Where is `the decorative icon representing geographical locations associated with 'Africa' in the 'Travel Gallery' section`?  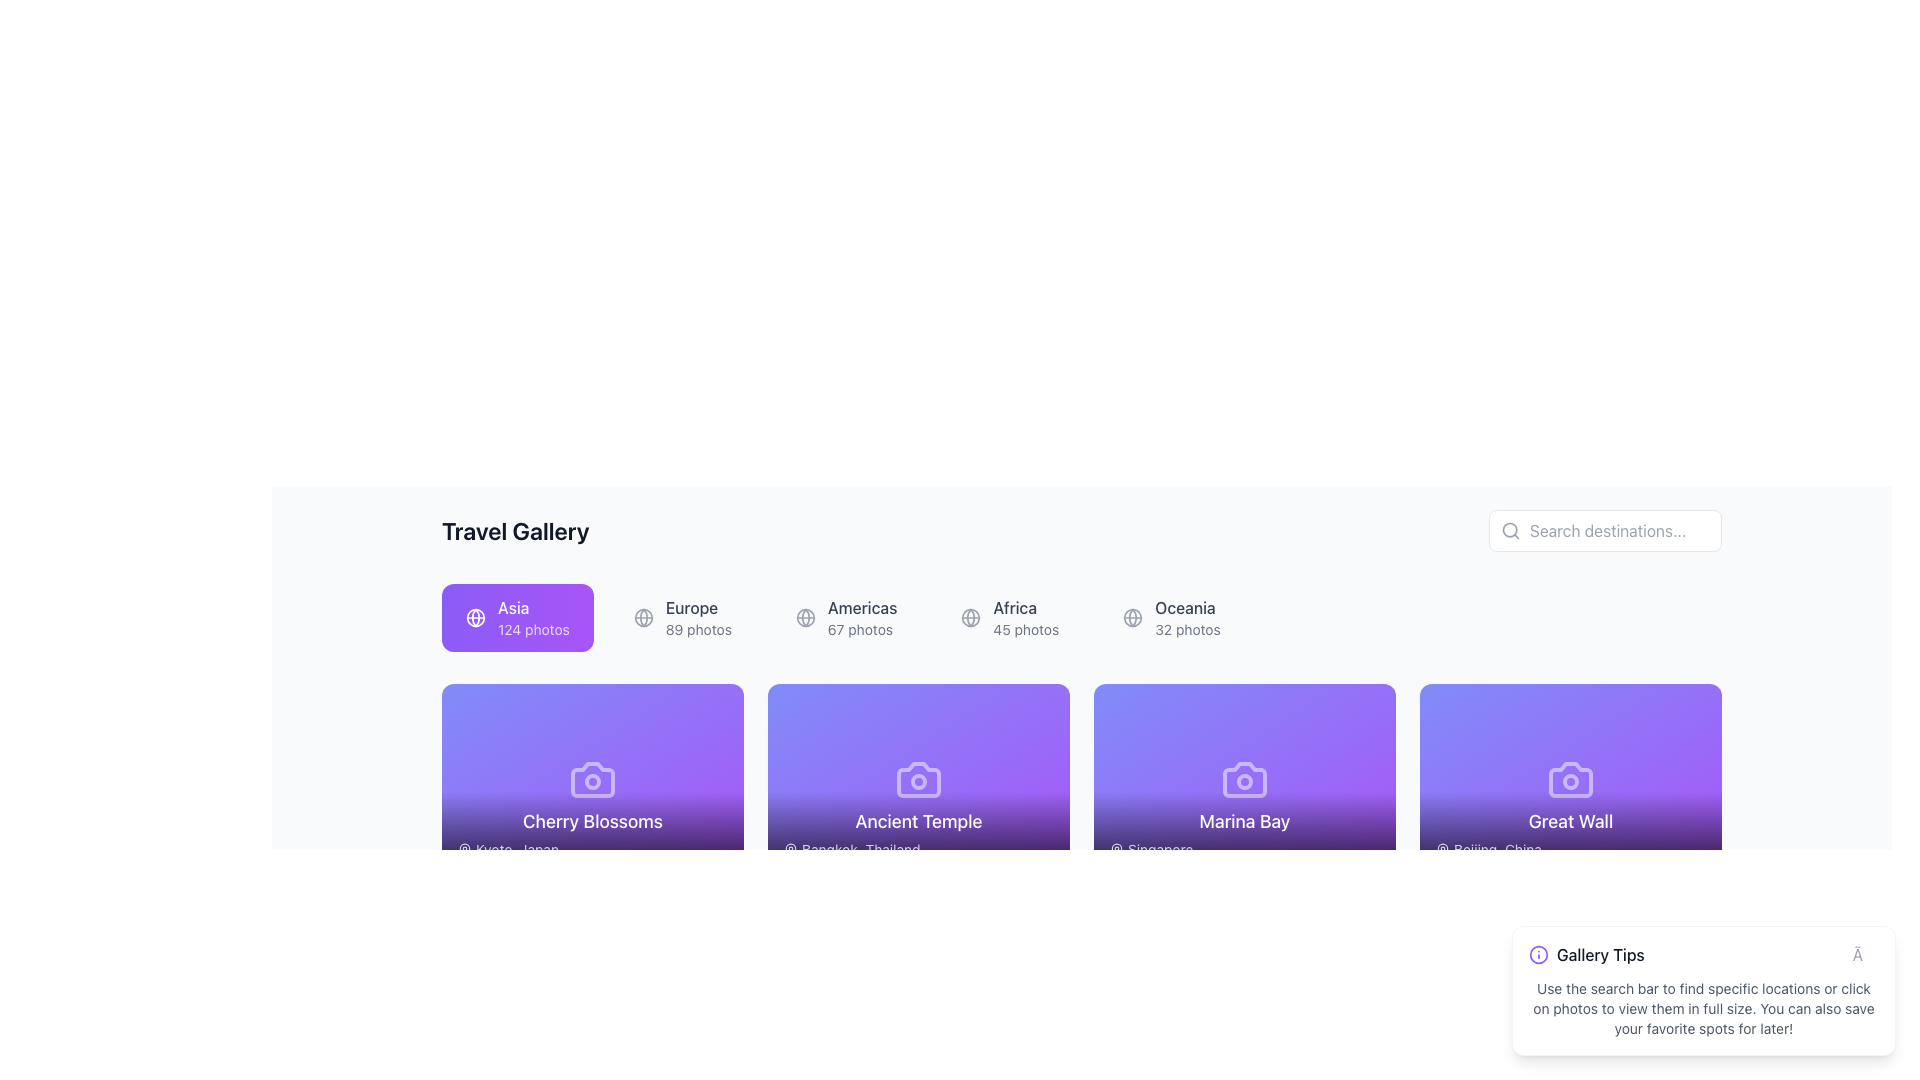
the decorative icon representing geographical locations associated with 'Africa' in the 'Travel Gallery' section is located at coordinates (971, 616).